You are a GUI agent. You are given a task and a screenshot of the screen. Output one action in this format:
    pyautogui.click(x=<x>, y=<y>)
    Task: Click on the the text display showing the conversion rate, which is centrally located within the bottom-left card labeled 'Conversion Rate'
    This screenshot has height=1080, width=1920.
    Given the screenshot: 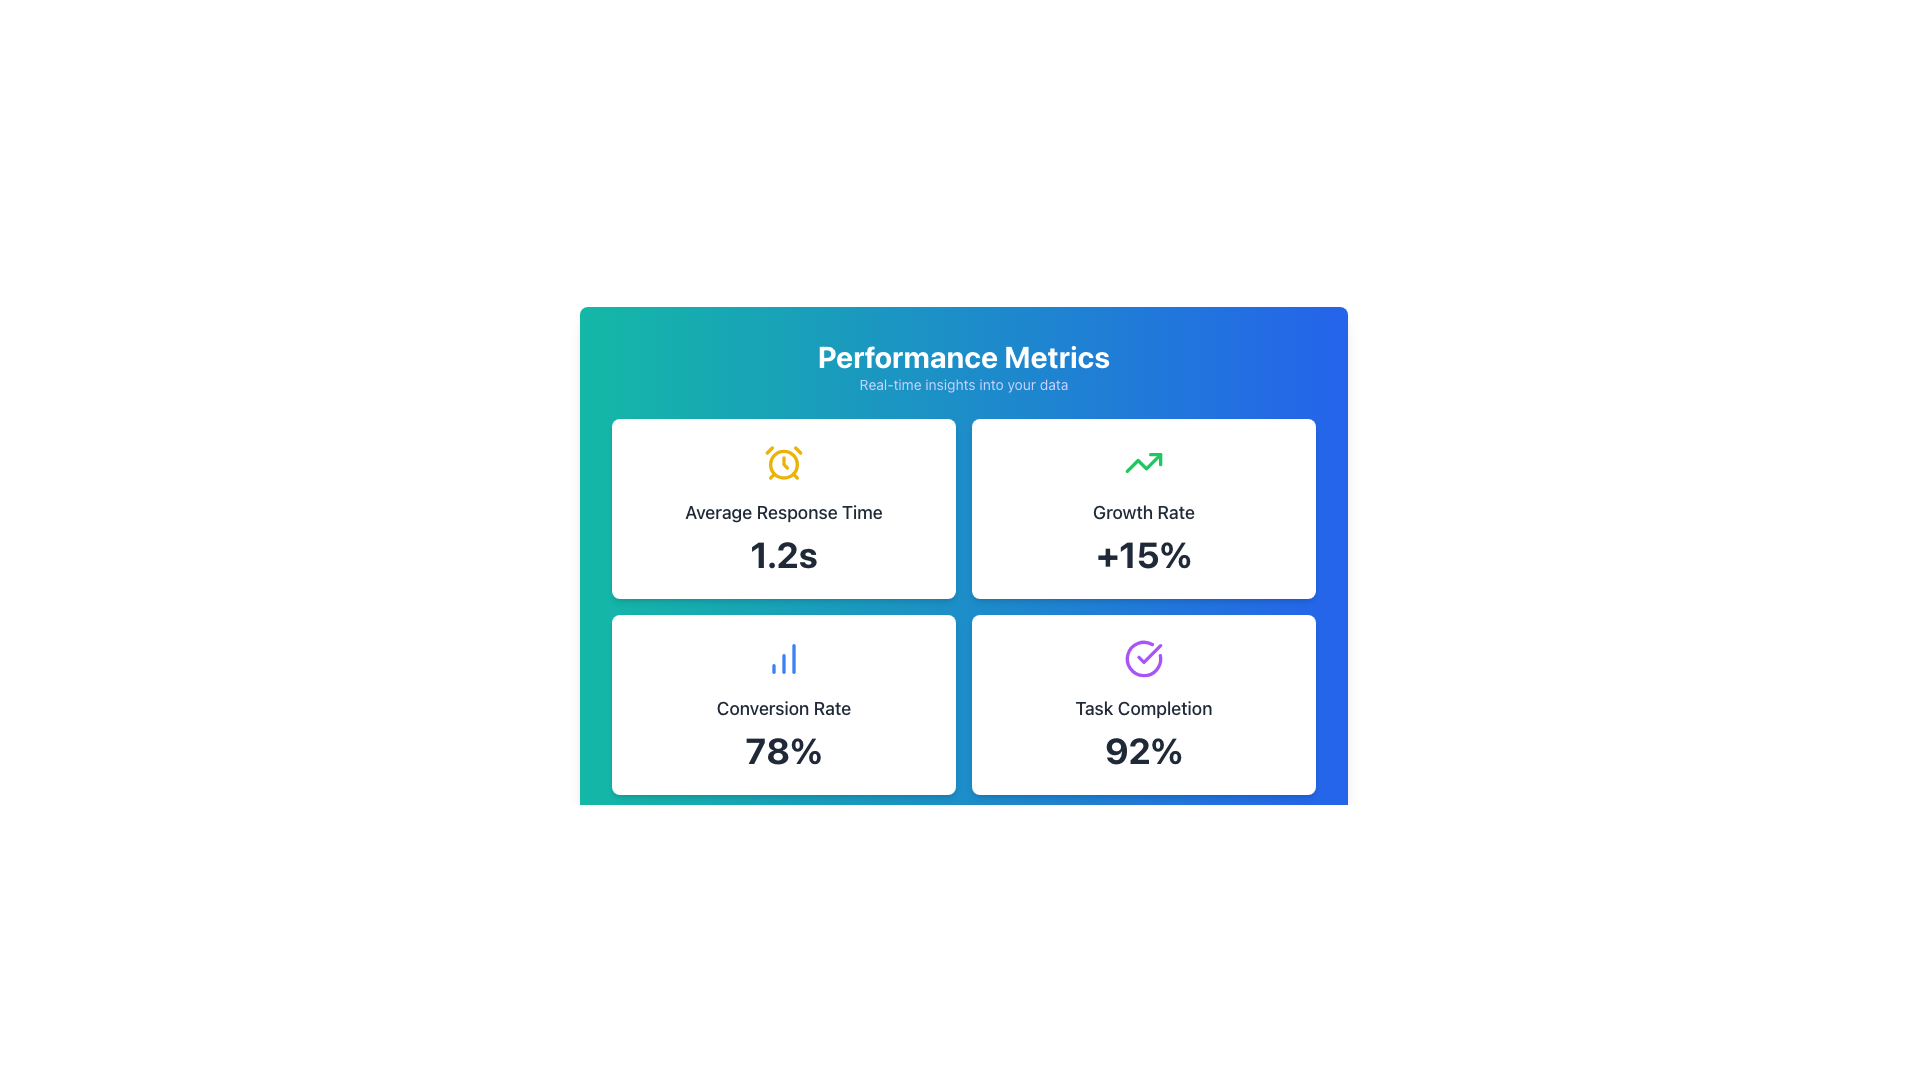 What is the action you would take?
    pyautogui.click(x=782, y=751)
    